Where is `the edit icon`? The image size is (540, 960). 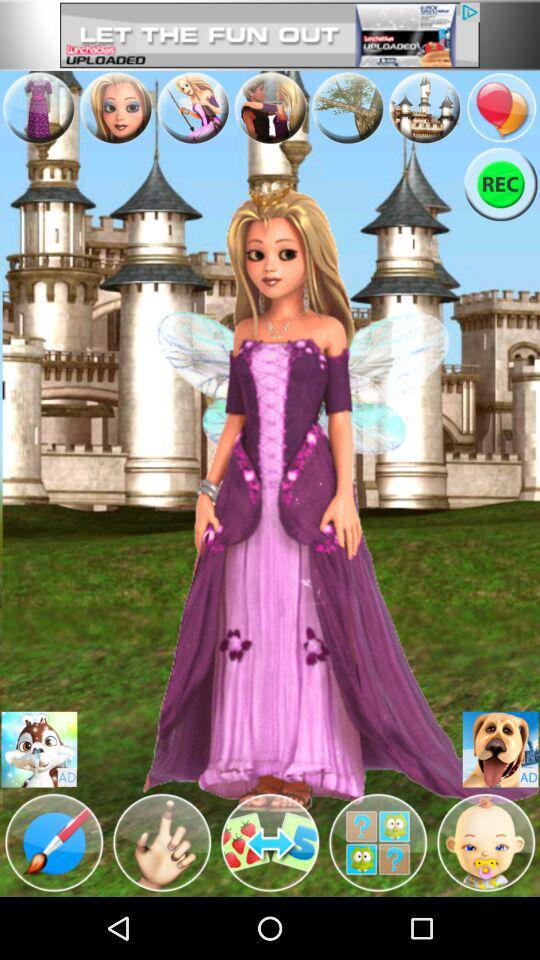 the edit icon is located at coordinates (54, 902).